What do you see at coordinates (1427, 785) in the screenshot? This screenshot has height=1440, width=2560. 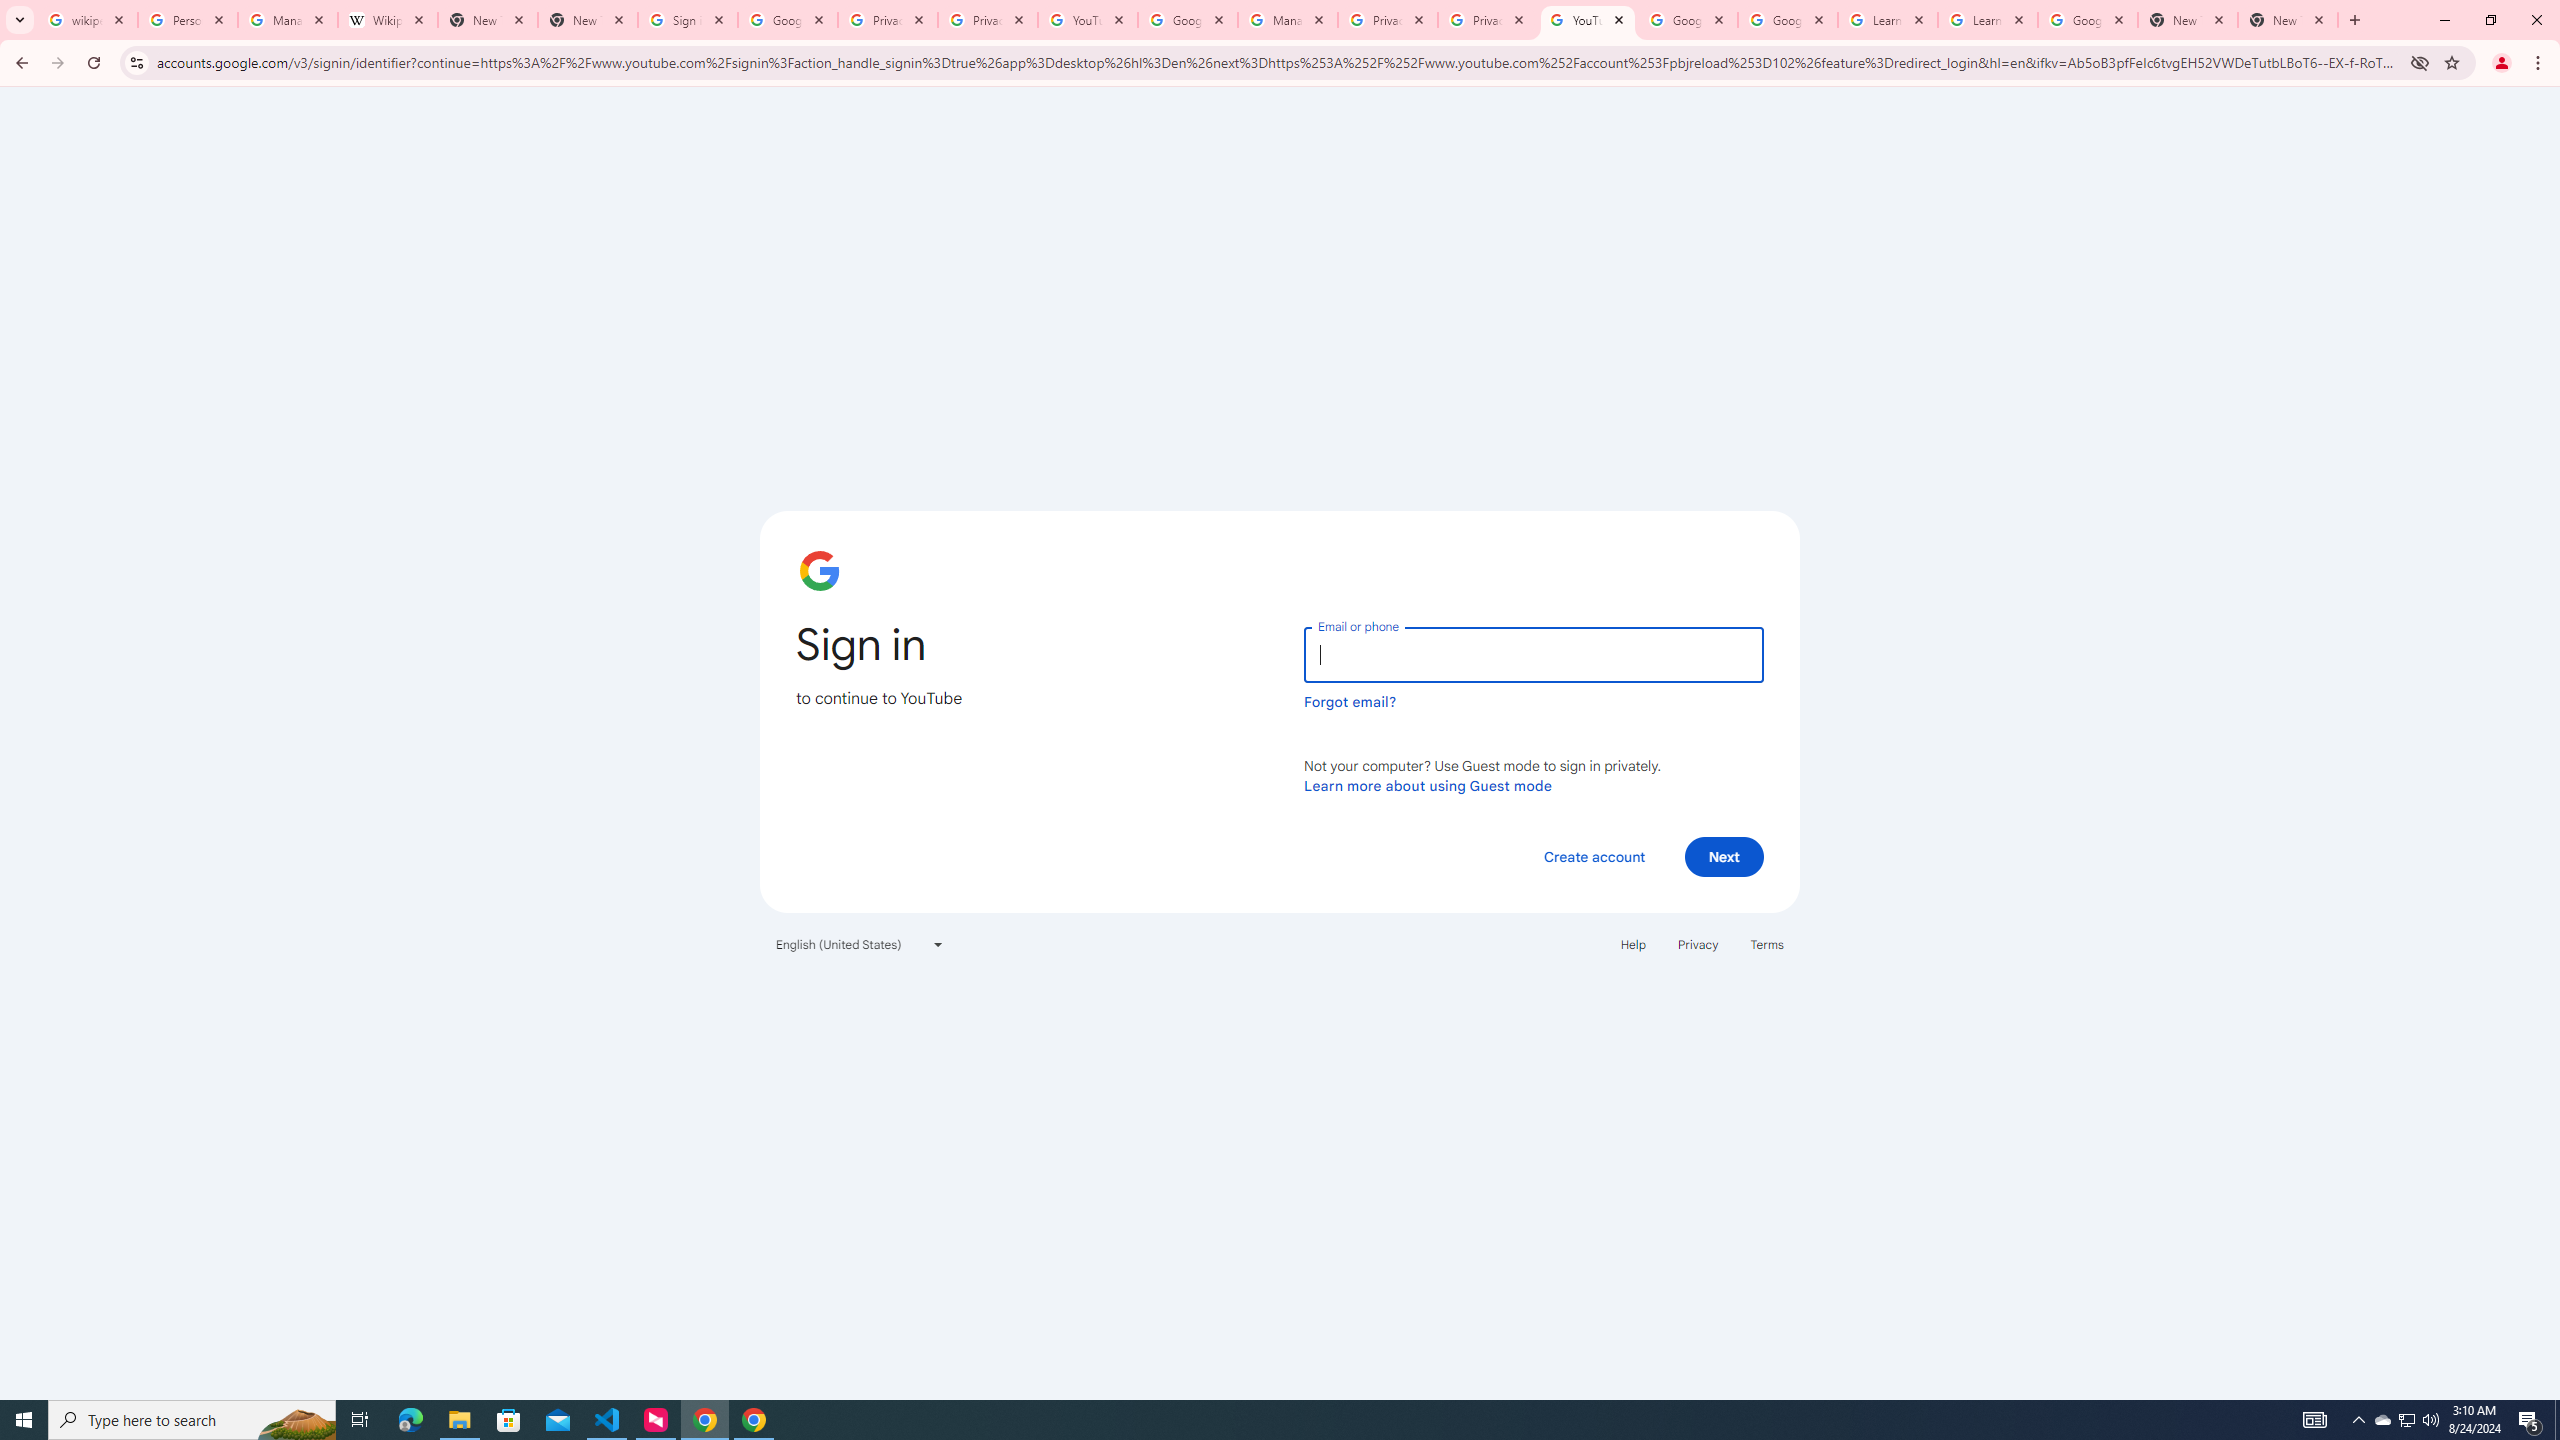 I see `'Learn more about using Guest mode'` at bounding box center [1427, 785].